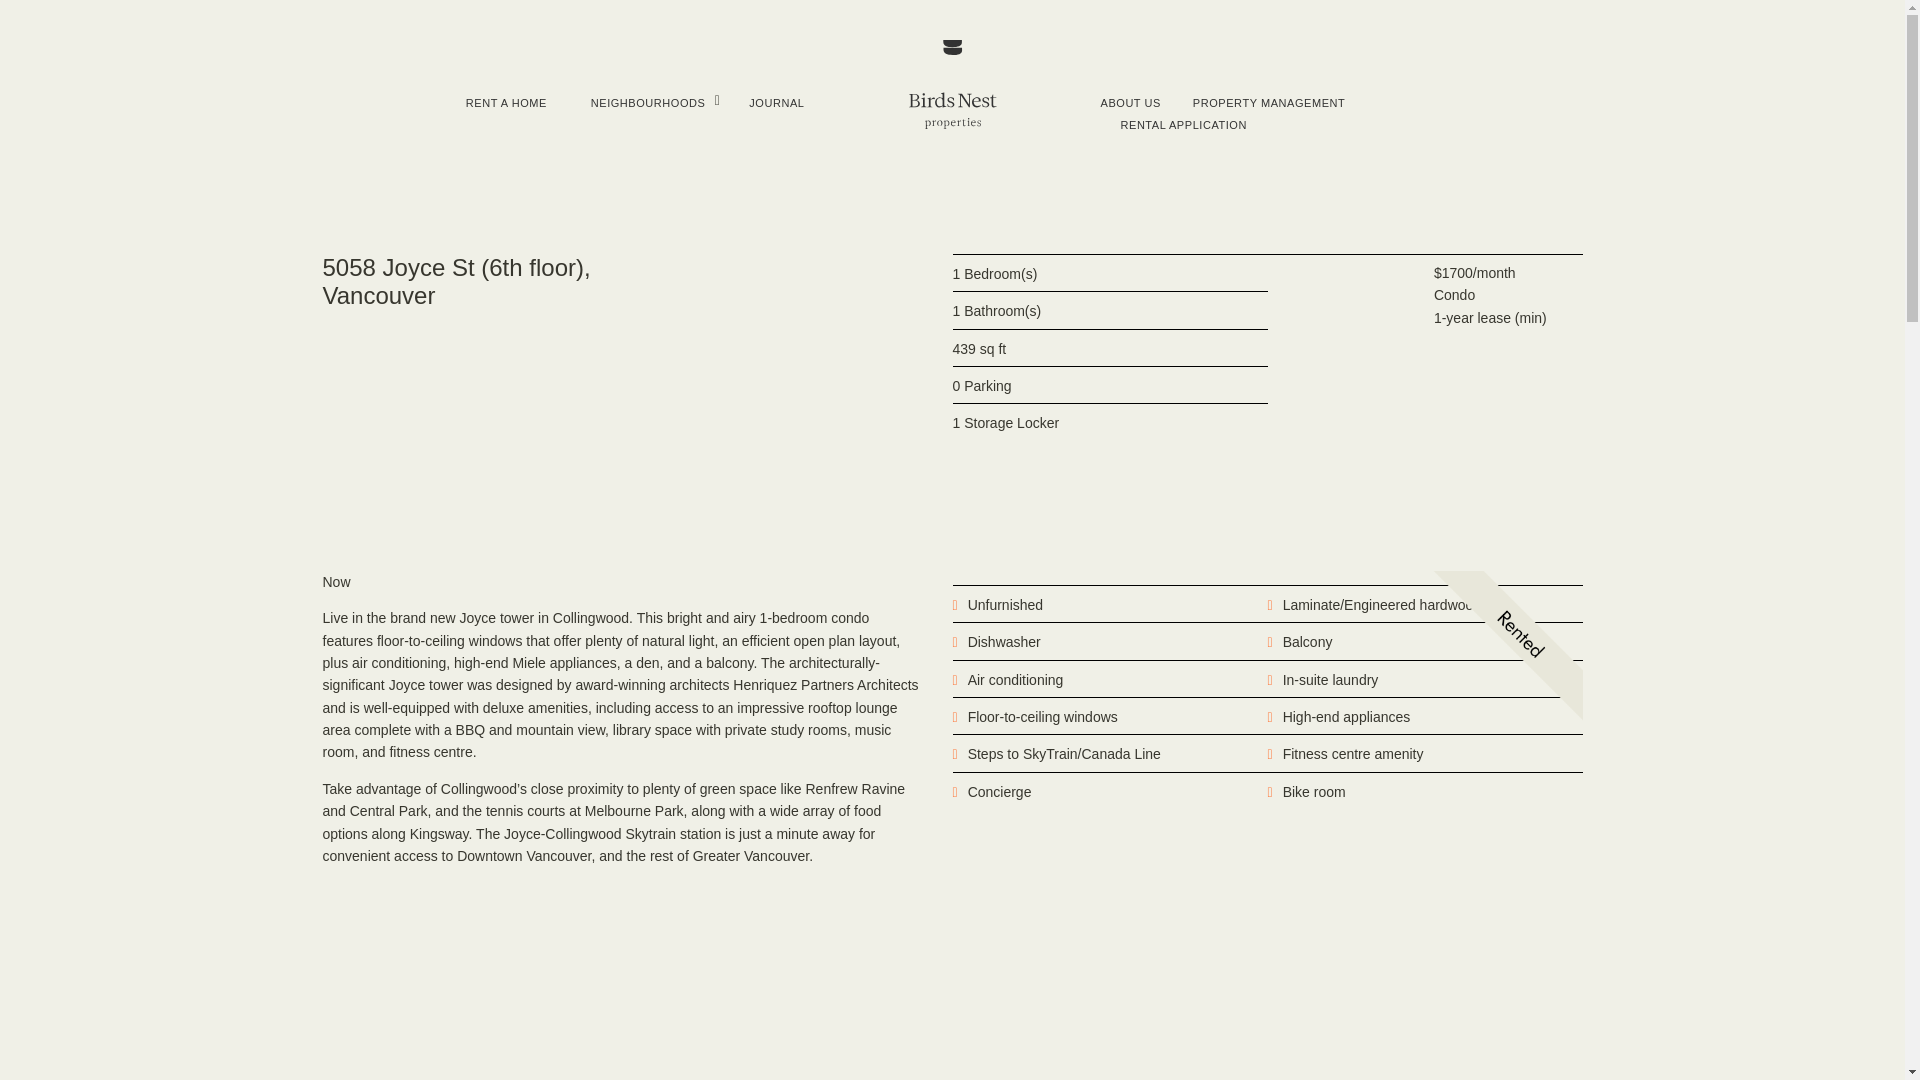 Image resolution: width=1920 pixels, height=1080 pixels. Describe the element at coordinates (1118, 124) in the screenshot. I see `'RENTAL APPLICATION'` at that location.